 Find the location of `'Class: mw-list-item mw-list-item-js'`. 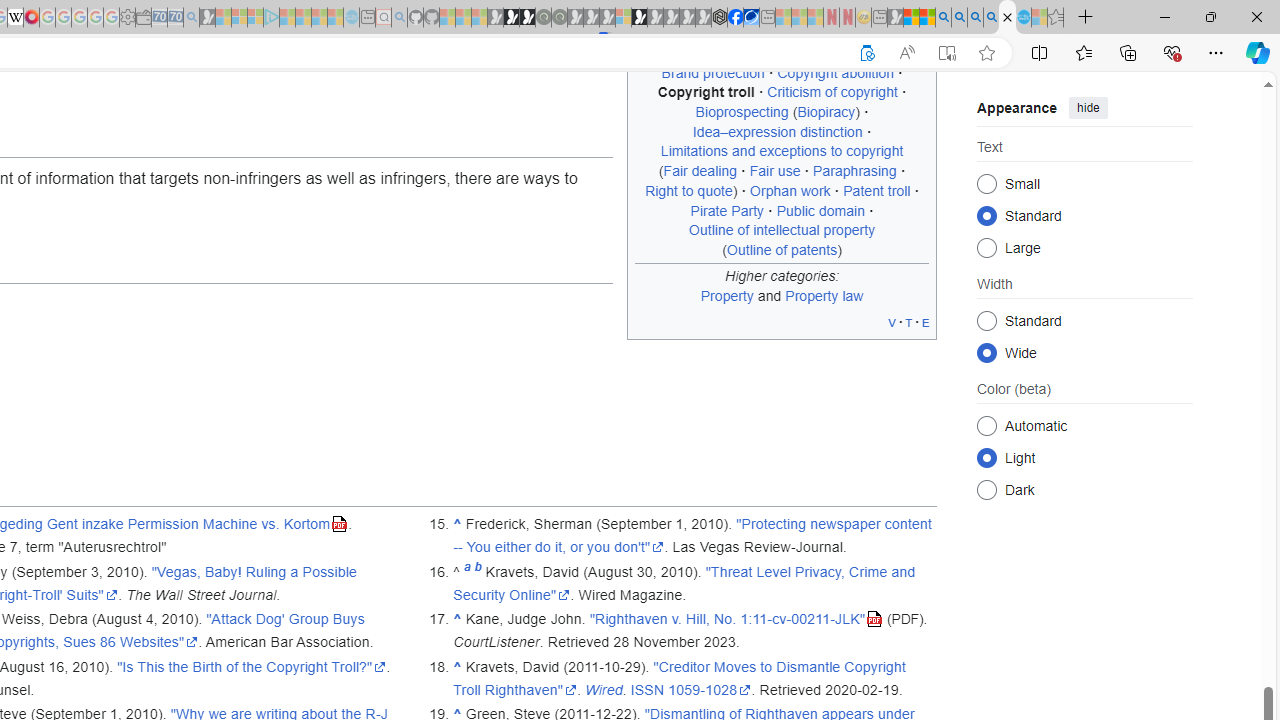

'Class: mw-list-item mw-list-item-js' is located at coordinates (1083, 457).